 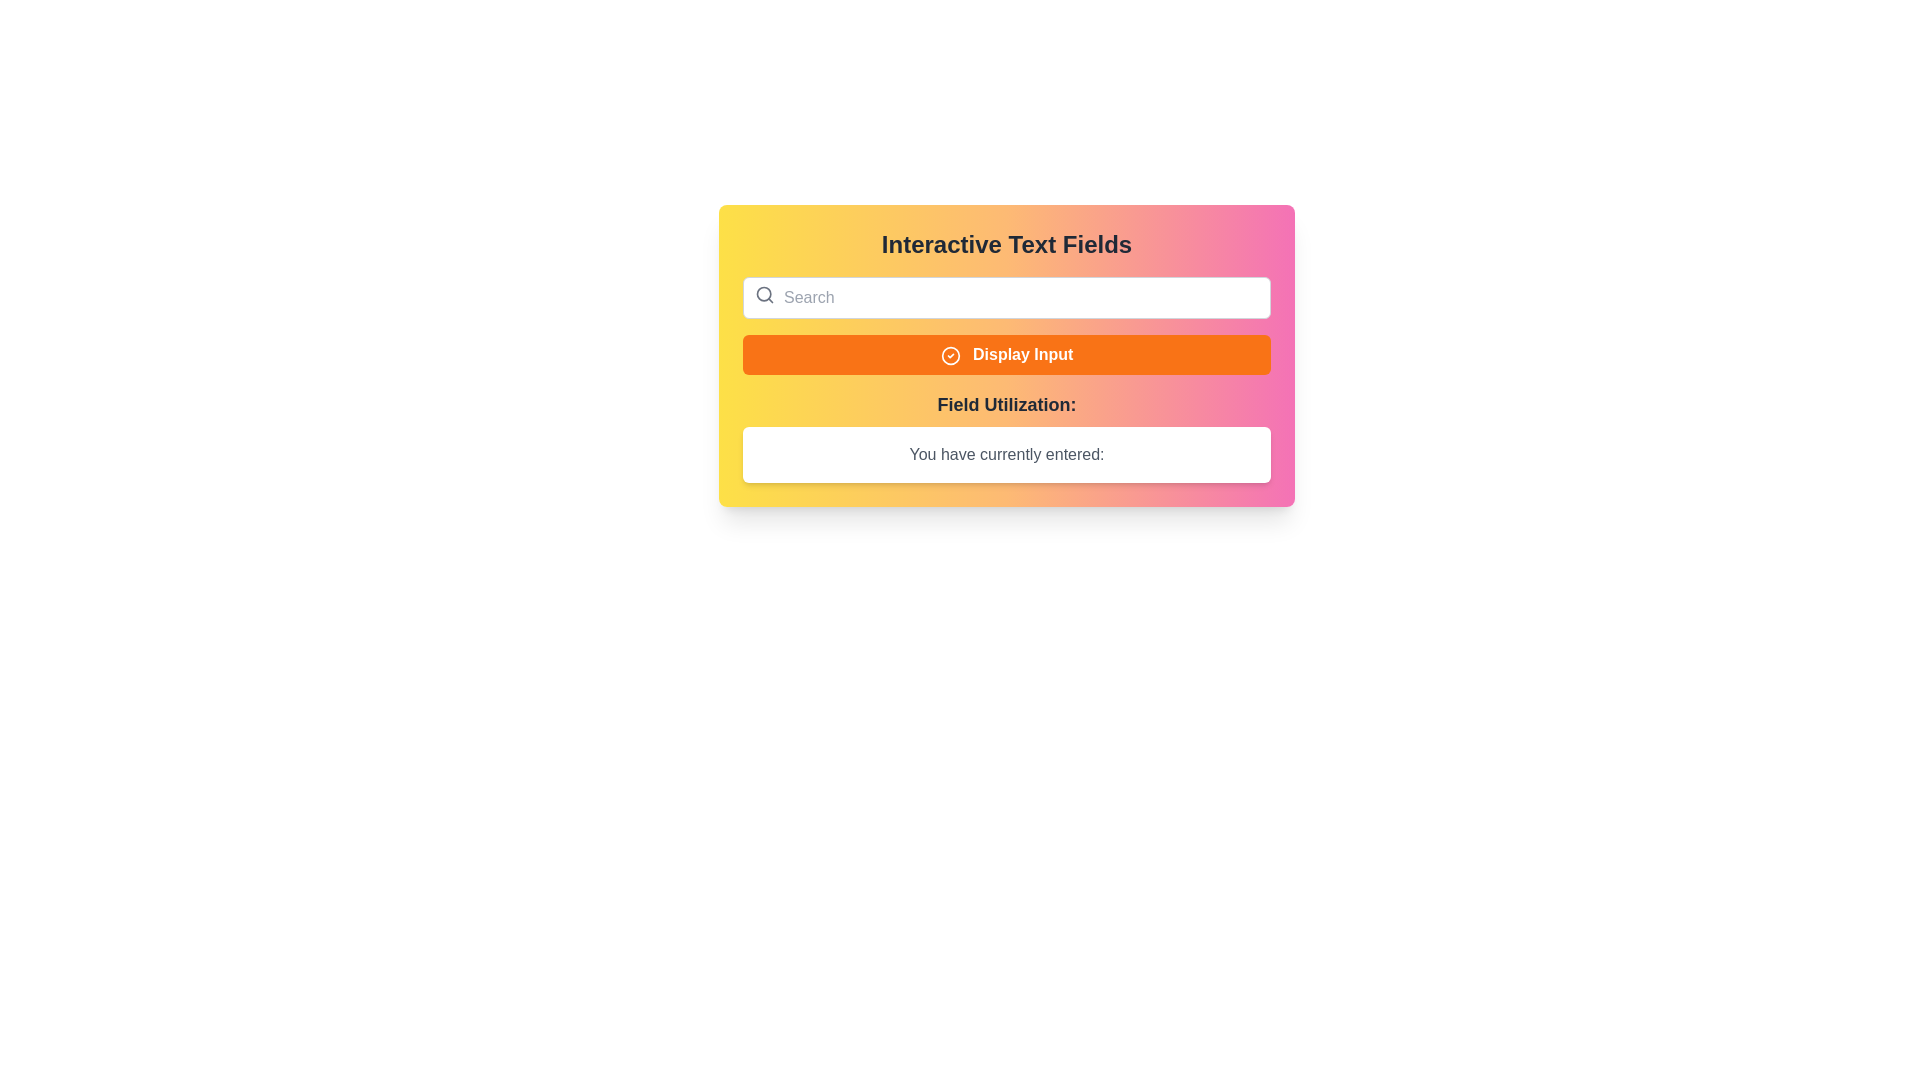 What do you see at coordinates (1007, 435) in the screenshot?
I see `the text display group that shows the title 'Field Utilization:' and the message 'You have currently entered:', located below the 'Display Input' button in the 'Interactive Text Fields' card` at bounding box center [1007, 435].